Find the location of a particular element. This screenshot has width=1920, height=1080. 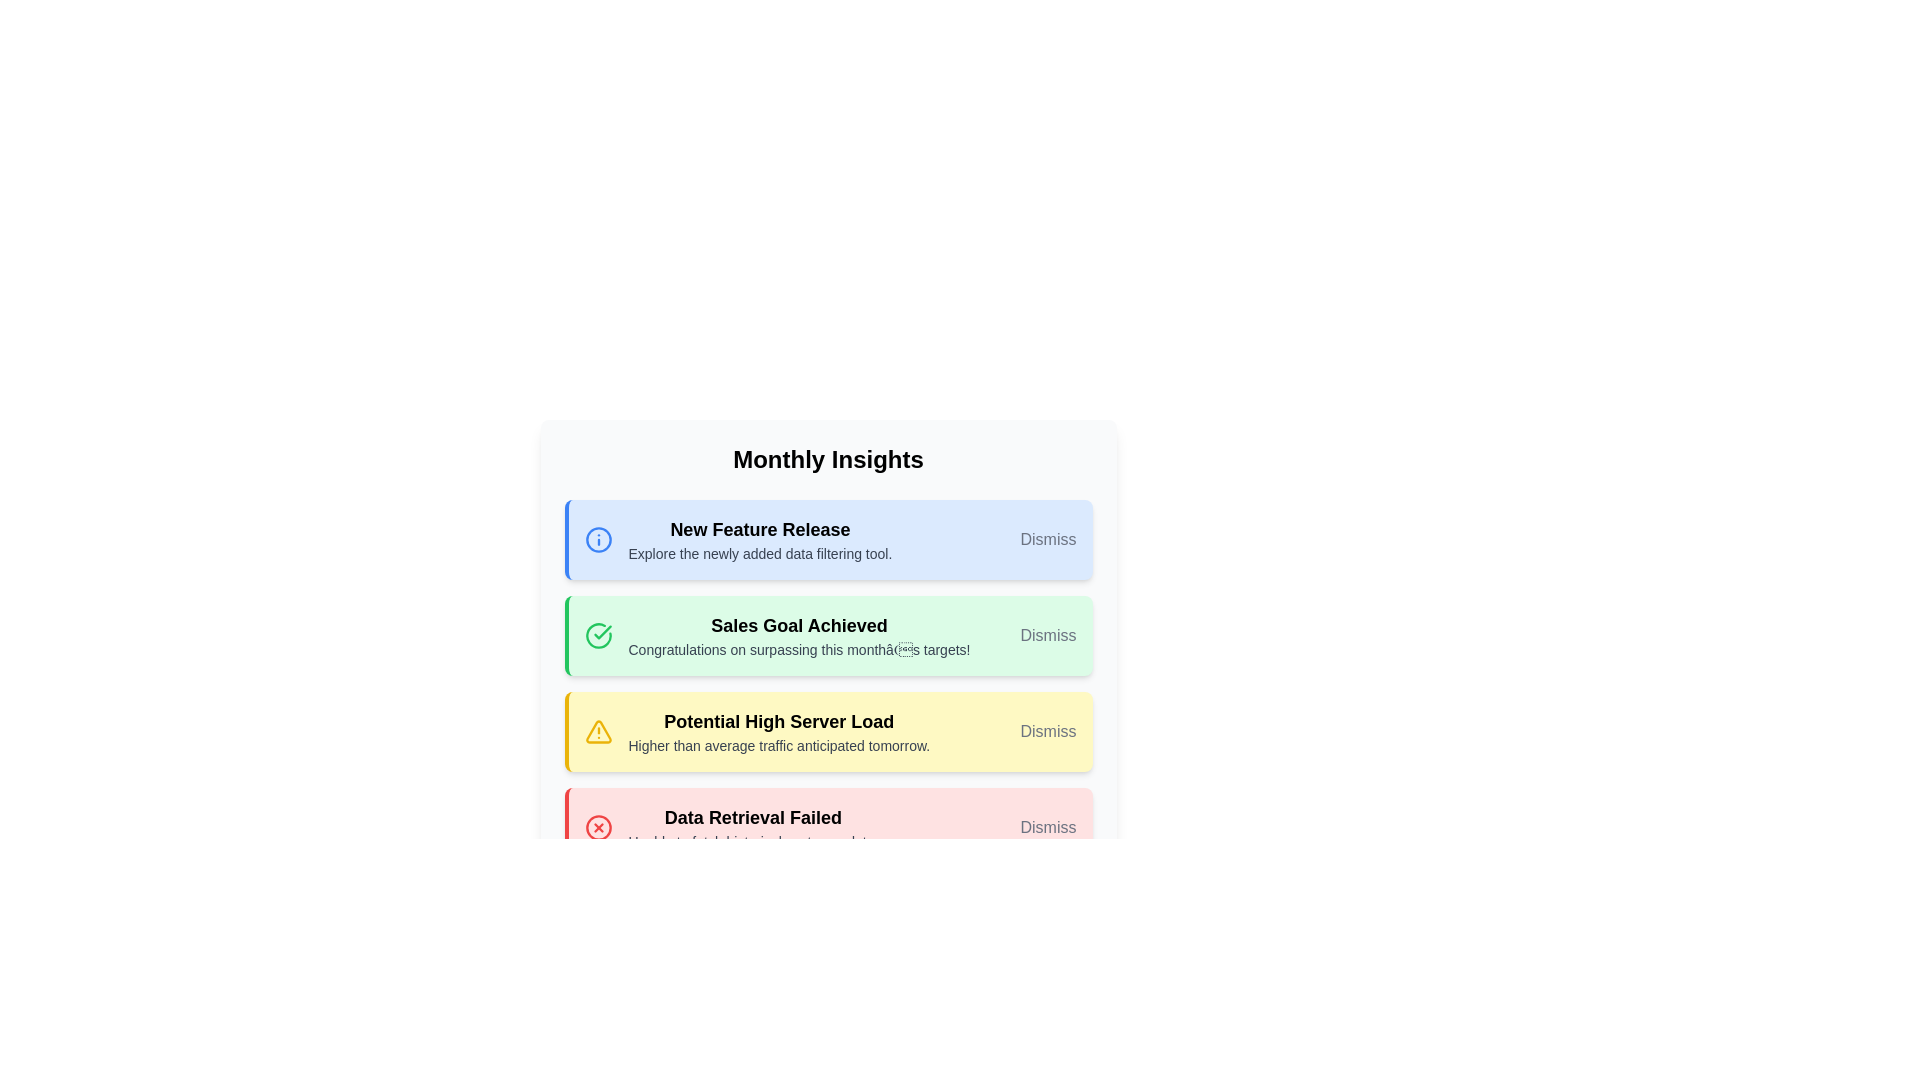

the Text Label that serves as the title of an error notification, located at the top of the fourth horizontal card in the notification panels is located at coordinates (752, 817).